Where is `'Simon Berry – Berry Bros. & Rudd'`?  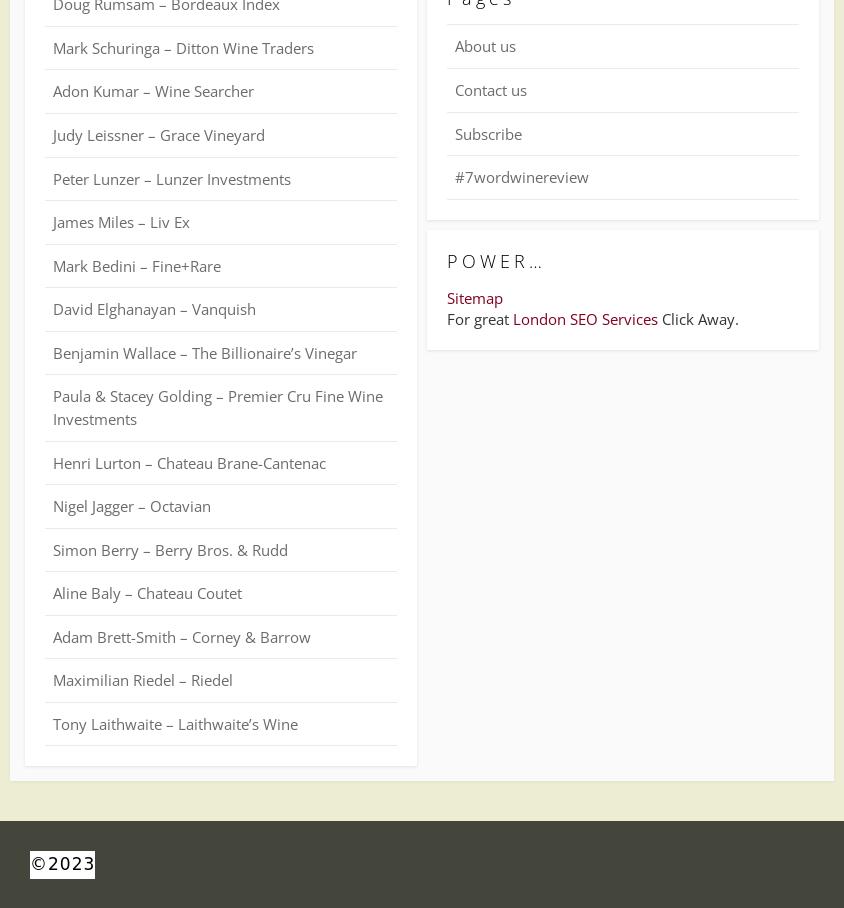 'Simon Berry – Berry Bros. & Rudd' is located at coordinates (170, 547).